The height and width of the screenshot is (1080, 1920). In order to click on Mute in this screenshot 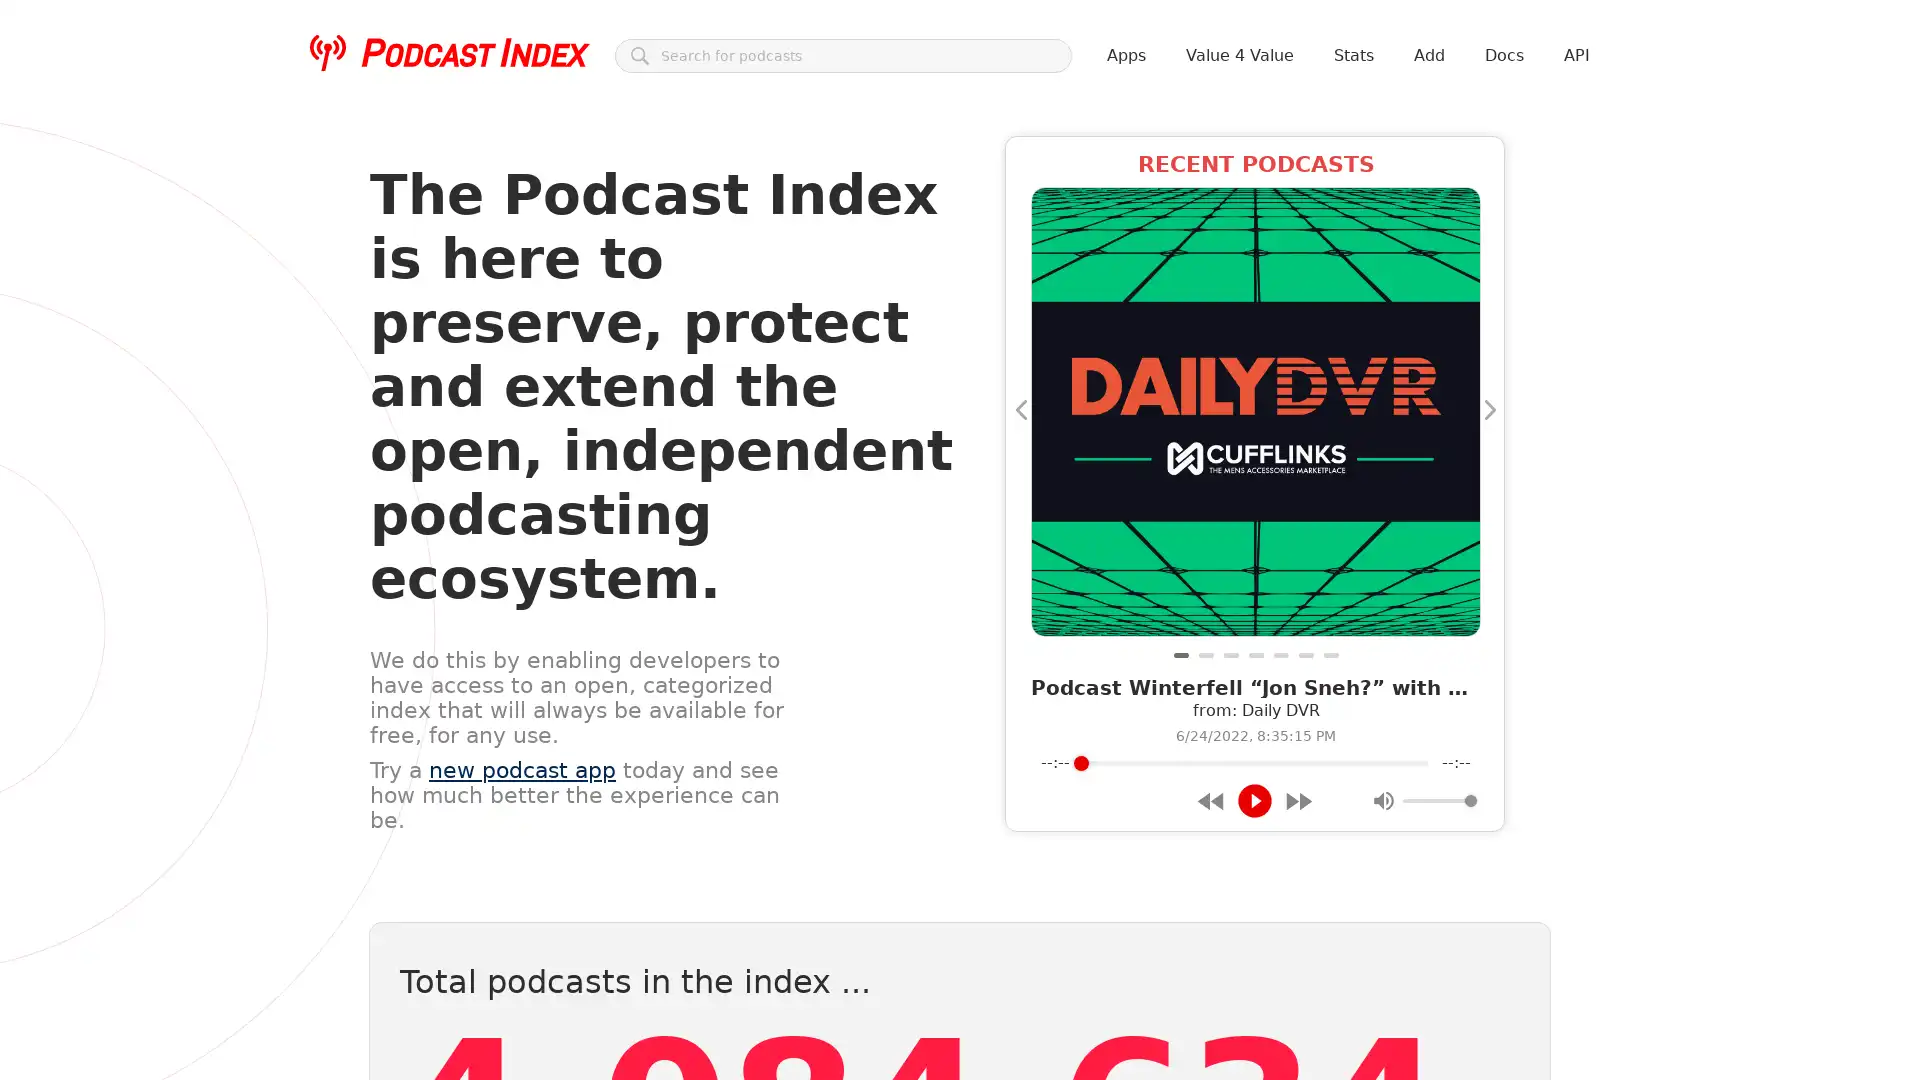, I will do `click(1382, 800)`.